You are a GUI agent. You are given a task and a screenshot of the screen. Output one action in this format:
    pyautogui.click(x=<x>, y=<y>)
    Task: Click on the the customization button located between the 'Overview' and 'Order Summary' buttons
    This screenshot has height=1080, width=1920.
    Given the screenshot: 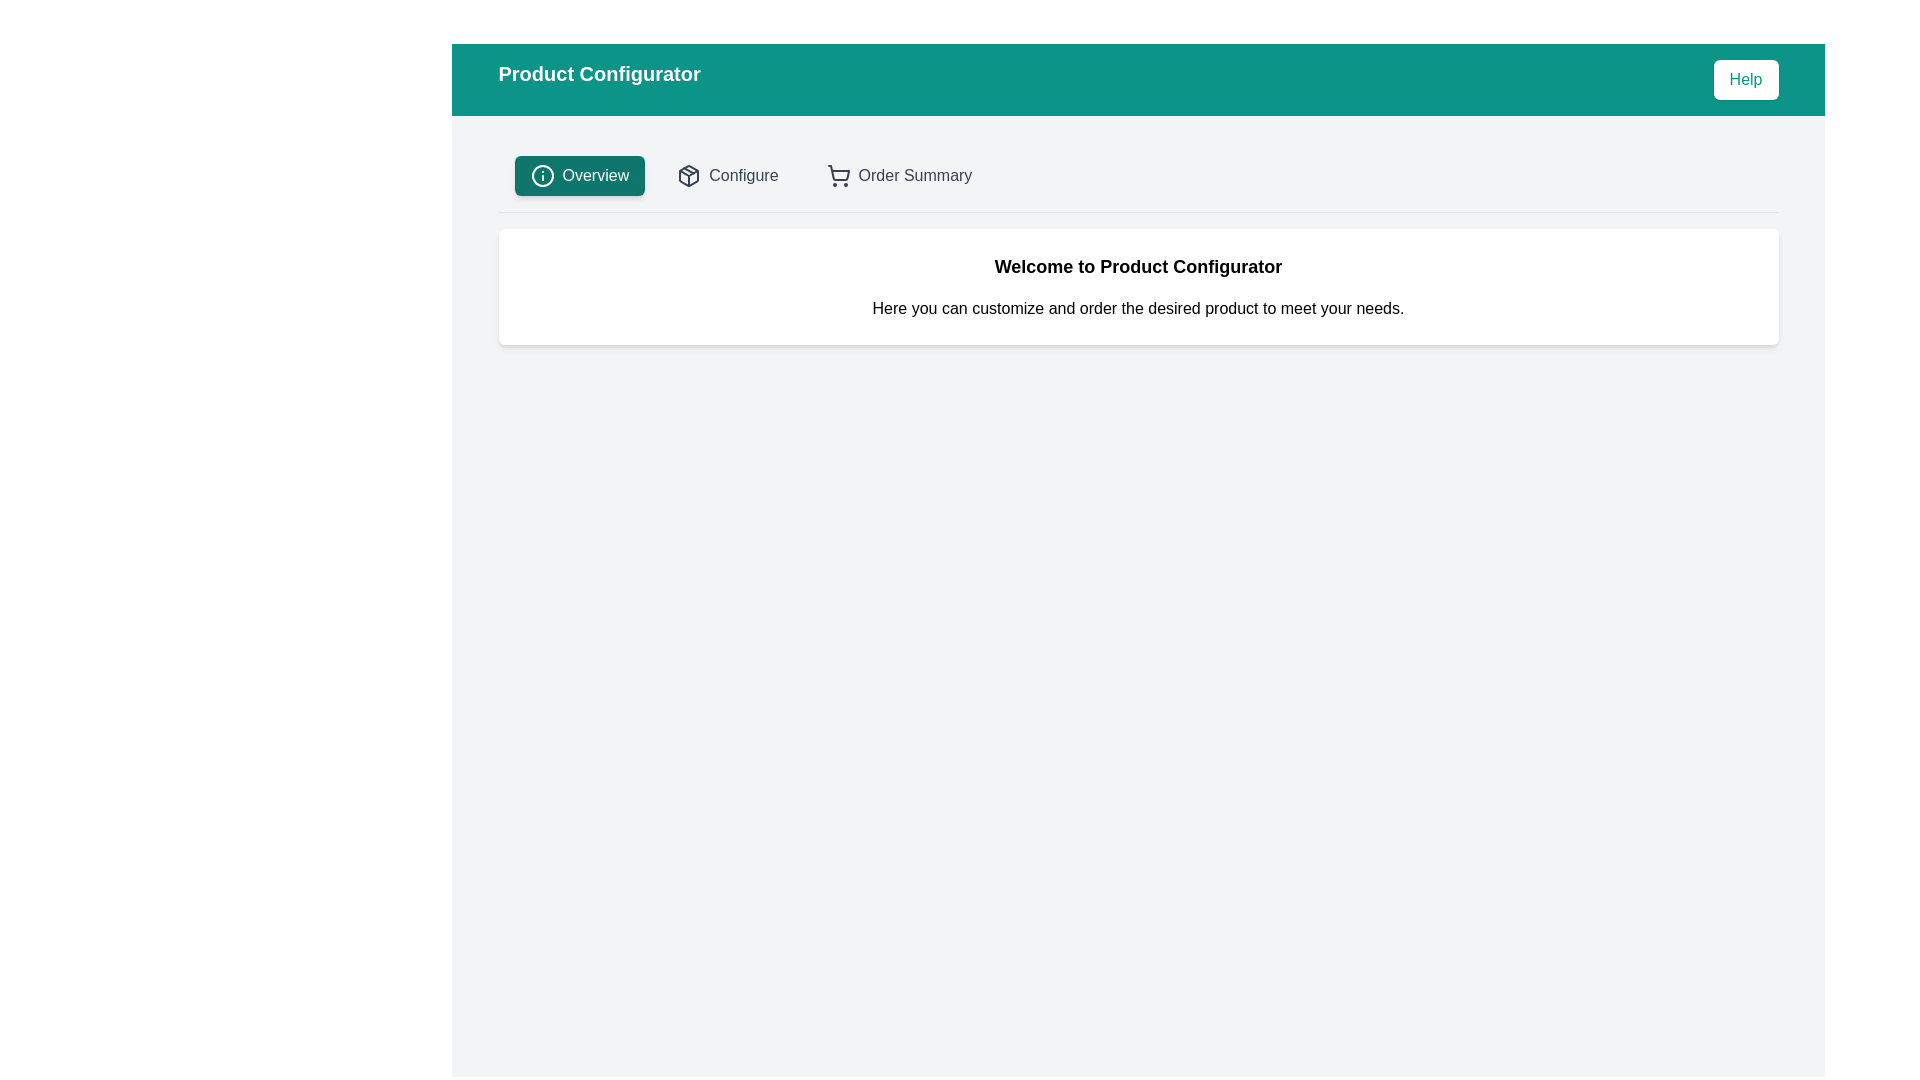 What is the action you would take?
    pyautogui.click(x=726, y=175)
    